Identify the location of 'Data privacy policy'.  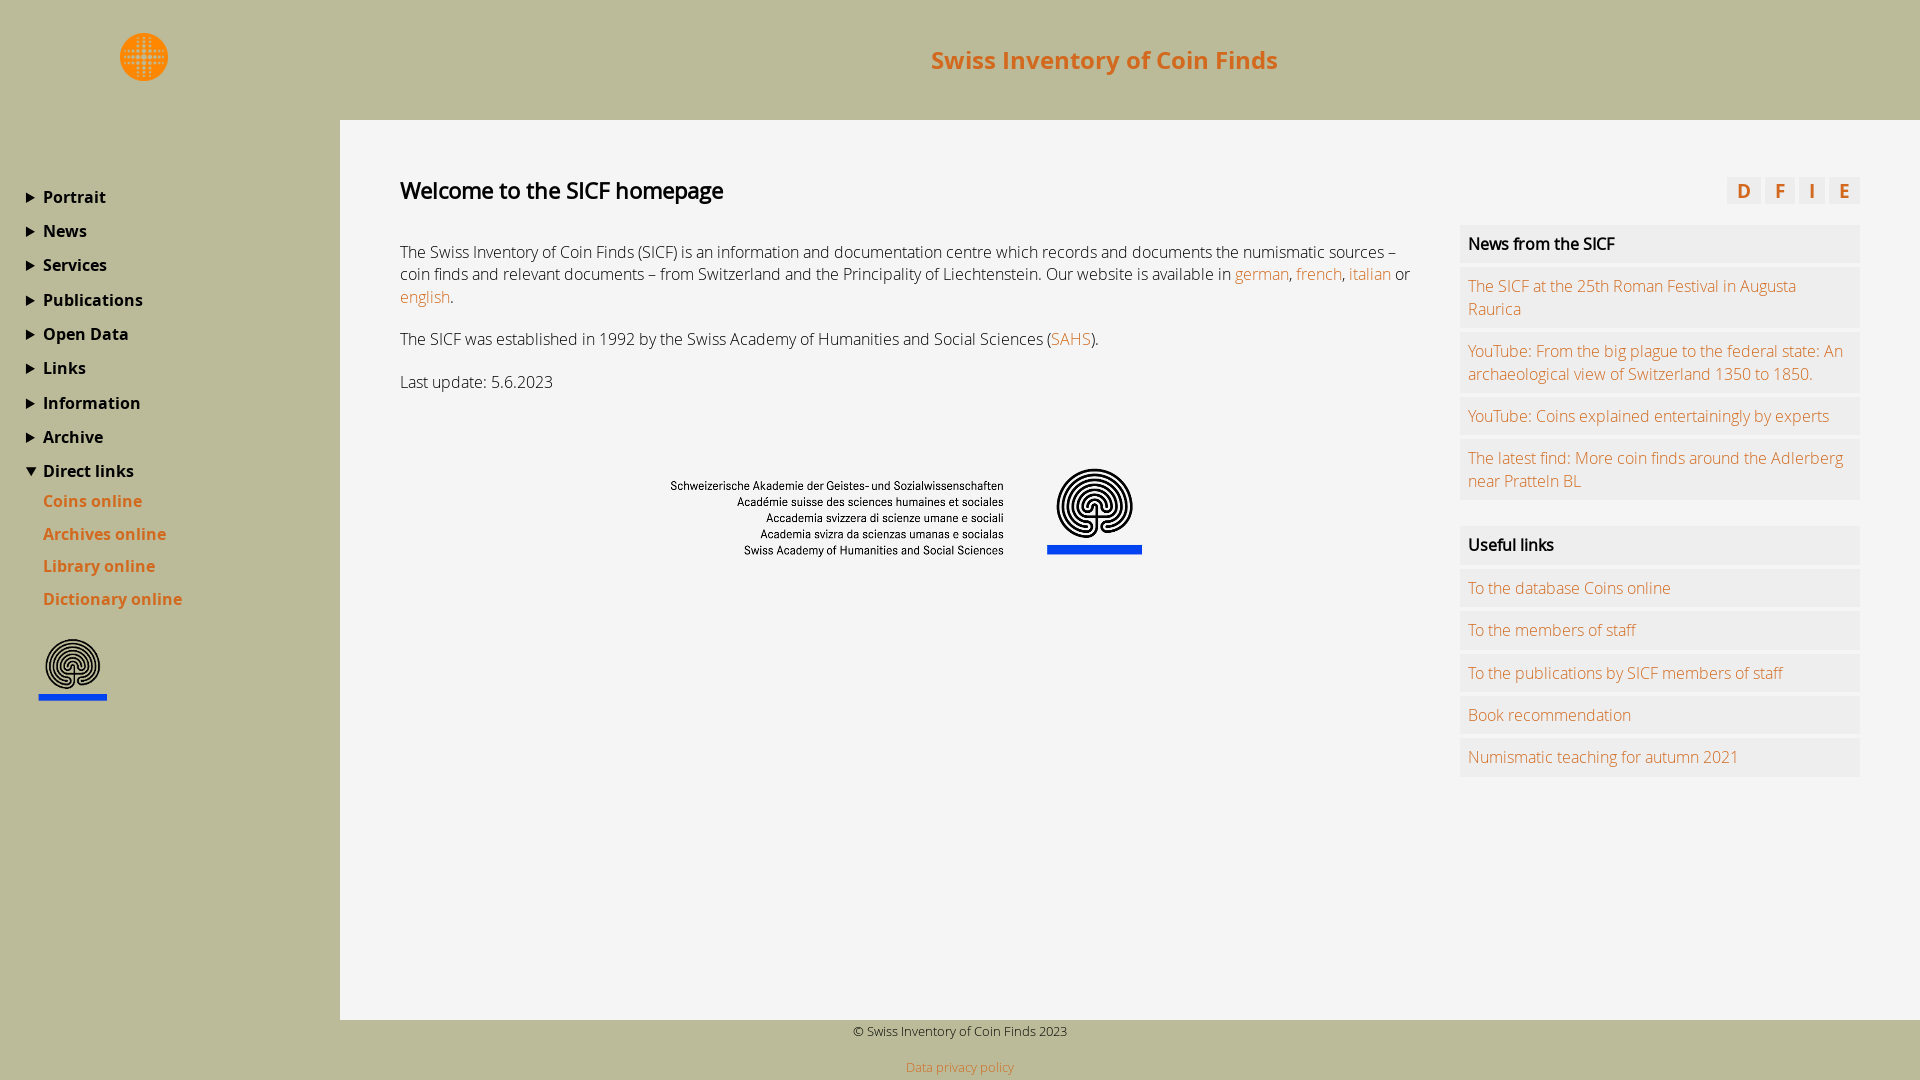
(960, 1066).